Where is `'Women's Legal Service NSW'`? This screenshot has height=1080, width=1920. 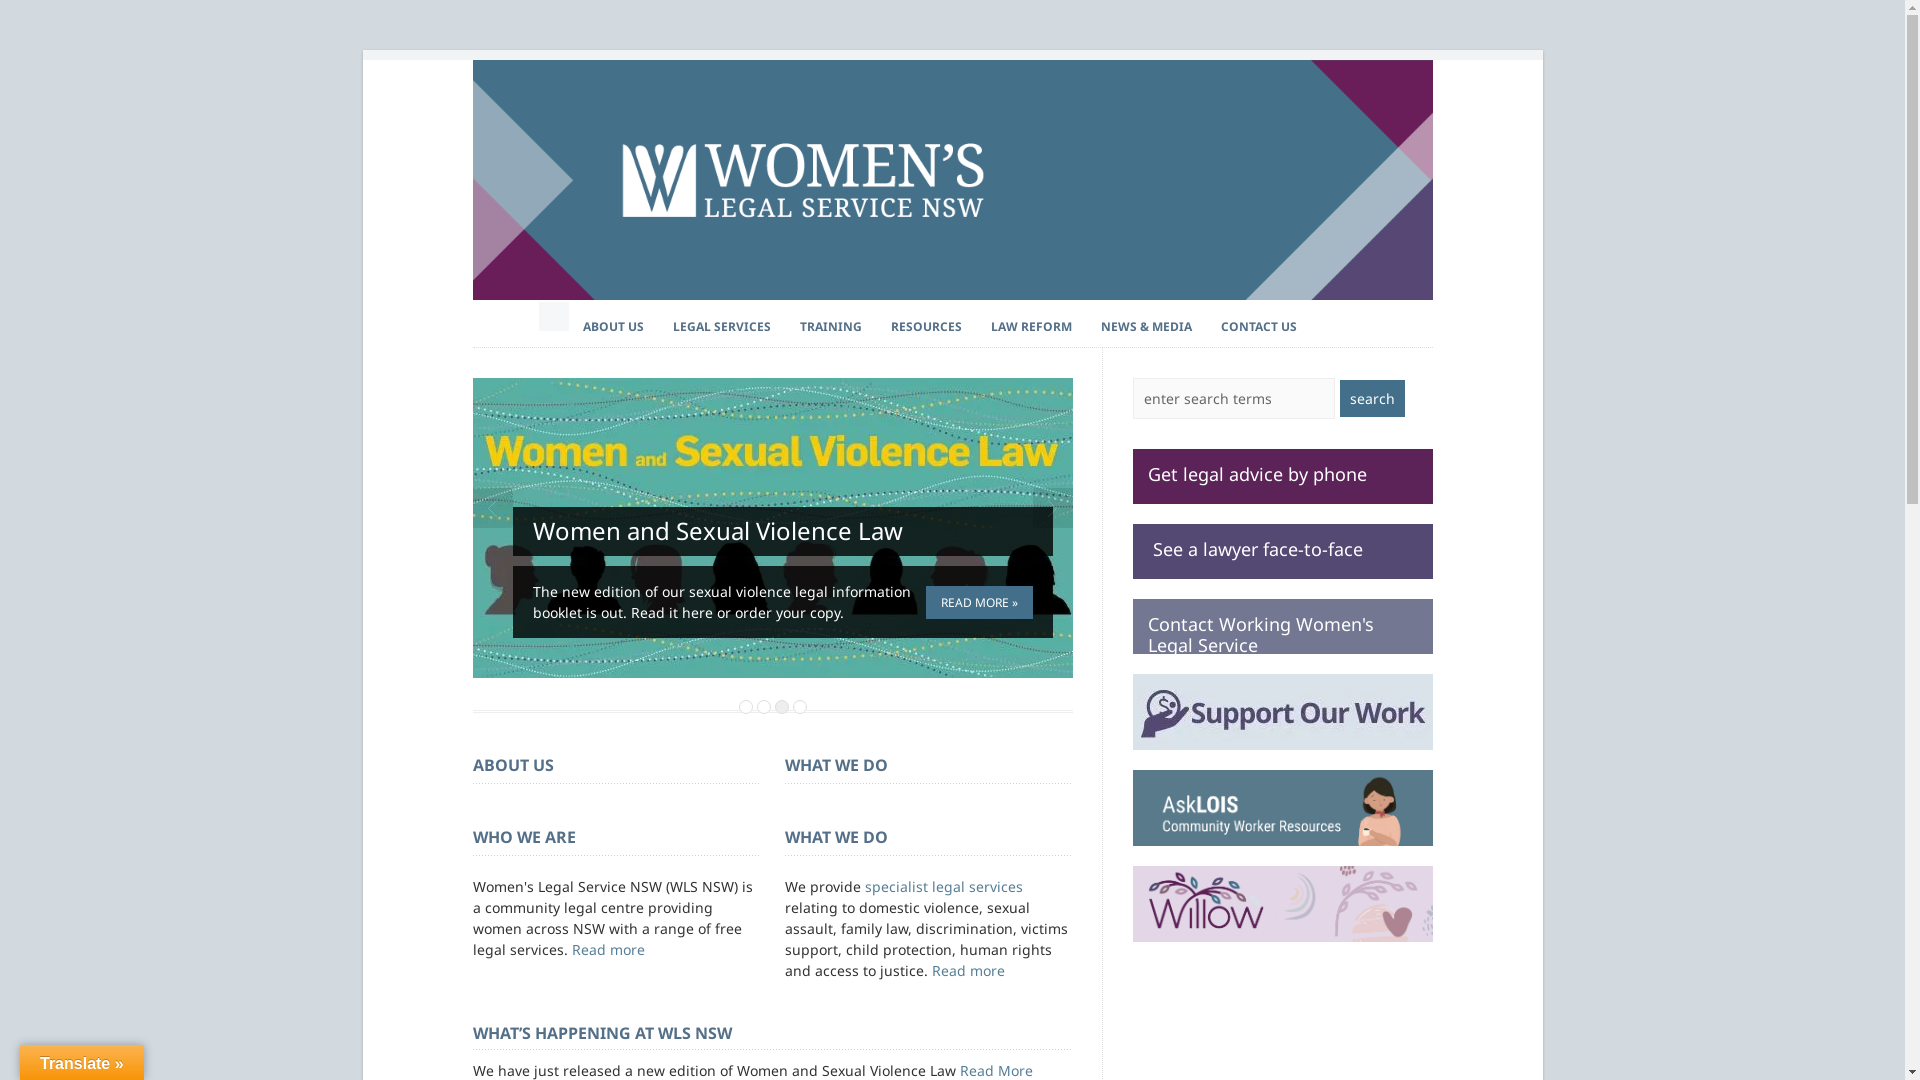
'Women's Legal Service NSW' is located at coordinates (950, 293).